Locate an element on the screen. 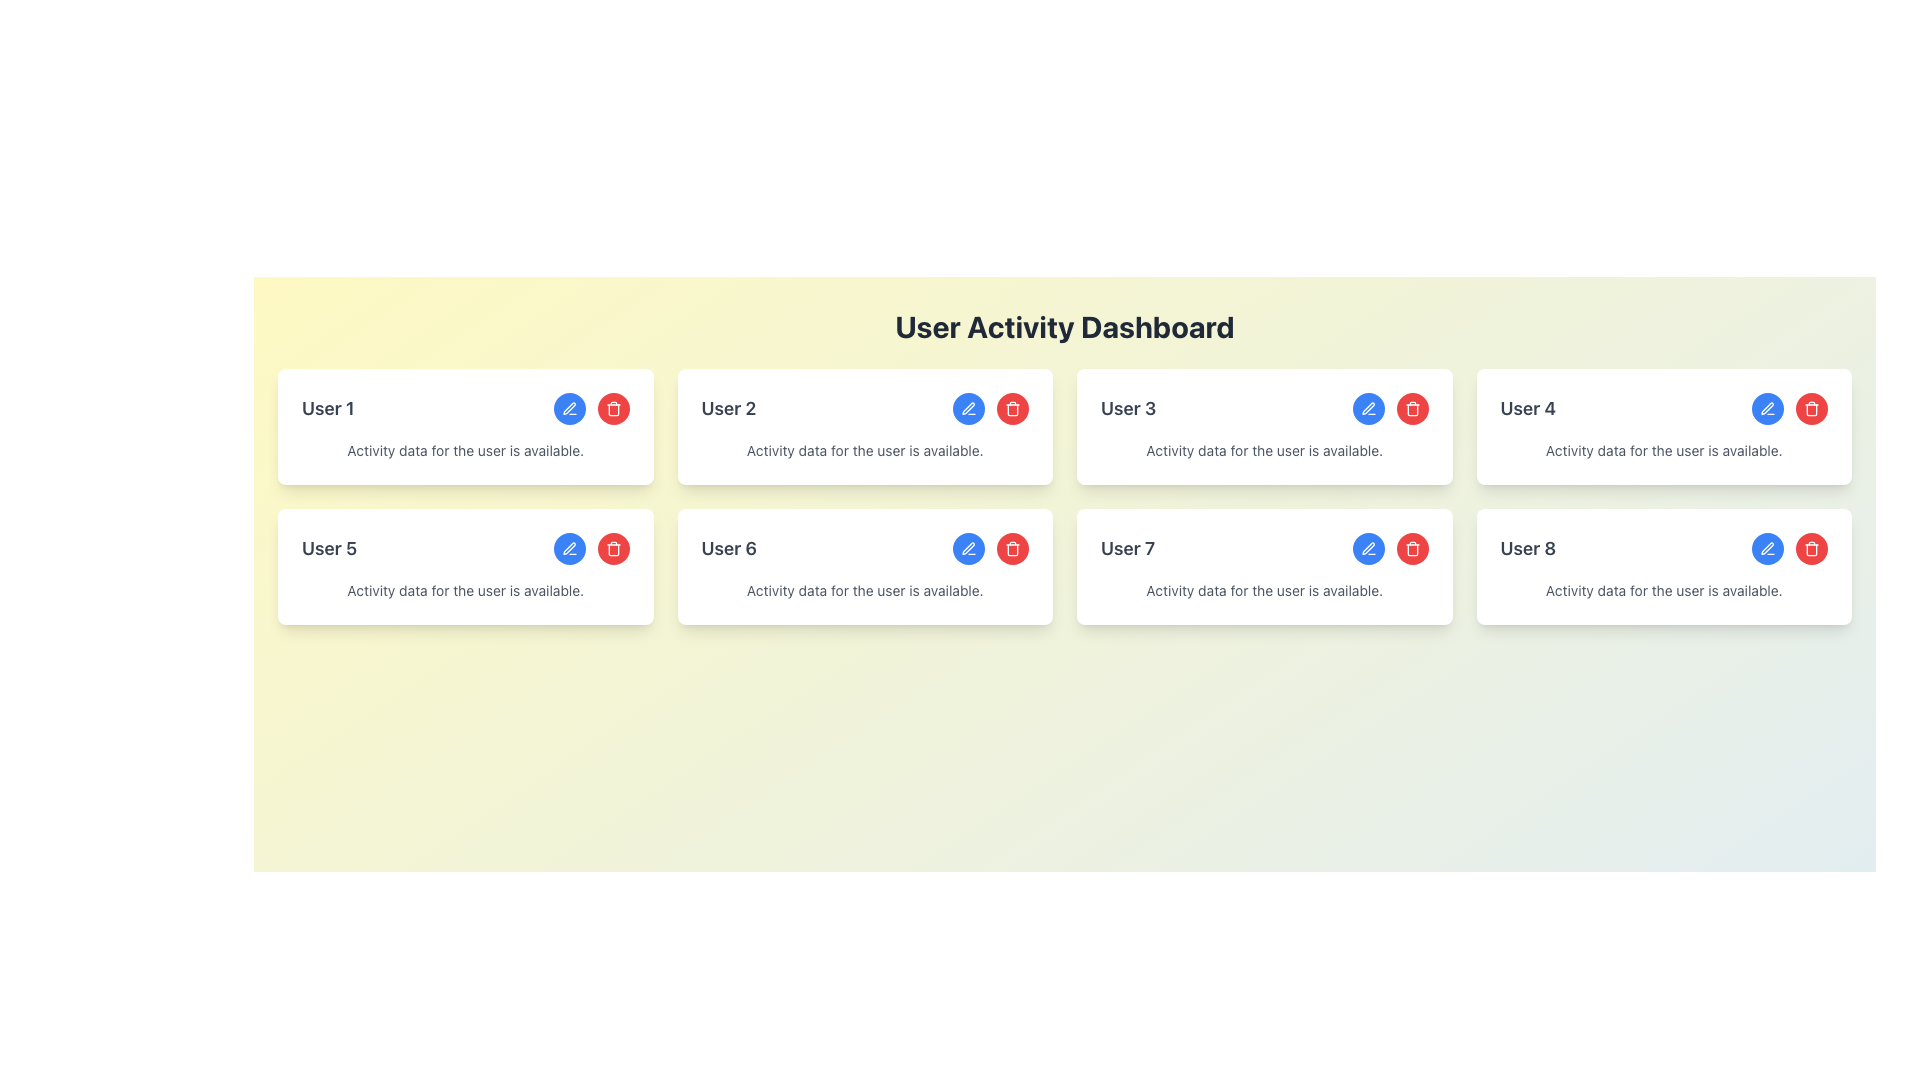 This screenshot has height=1080, width=1920. the circular button with a blue background and white pen icon, located to the right of the 'User 5' card in the user activity dashboard is located at coordinates (568, 548).